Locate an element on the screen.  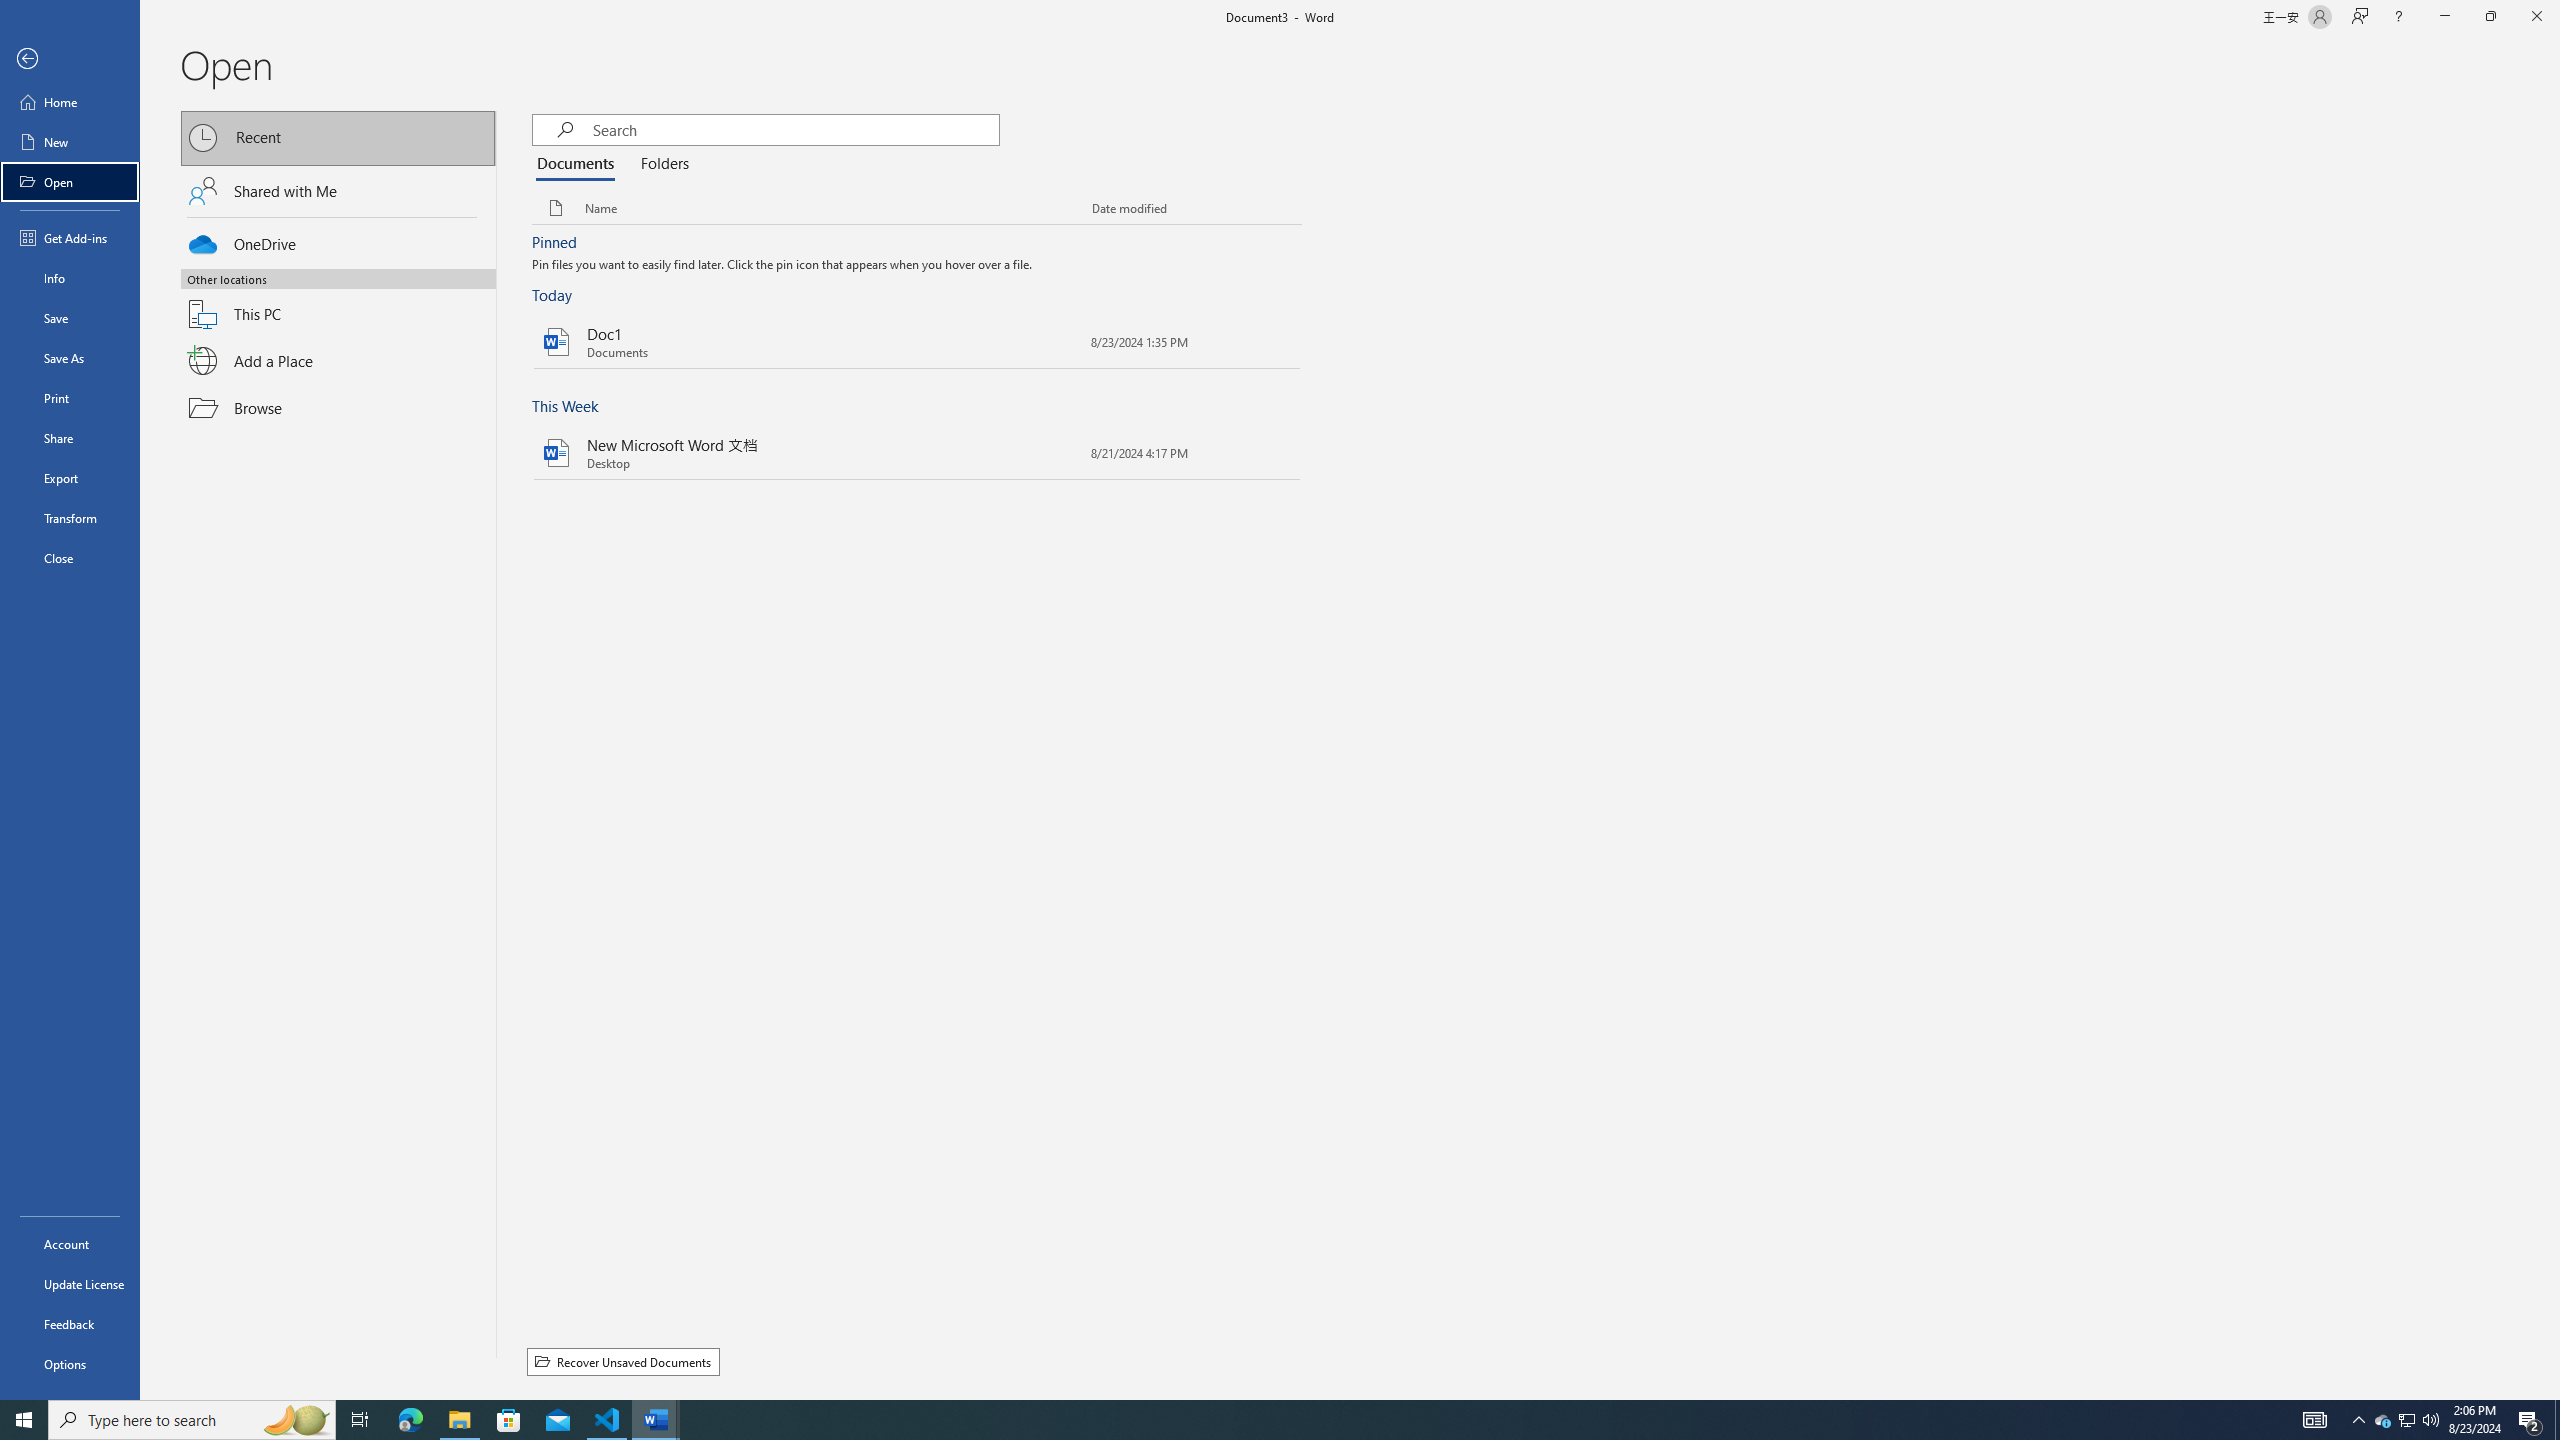
'Browse' is located at coordinates (338, 407).